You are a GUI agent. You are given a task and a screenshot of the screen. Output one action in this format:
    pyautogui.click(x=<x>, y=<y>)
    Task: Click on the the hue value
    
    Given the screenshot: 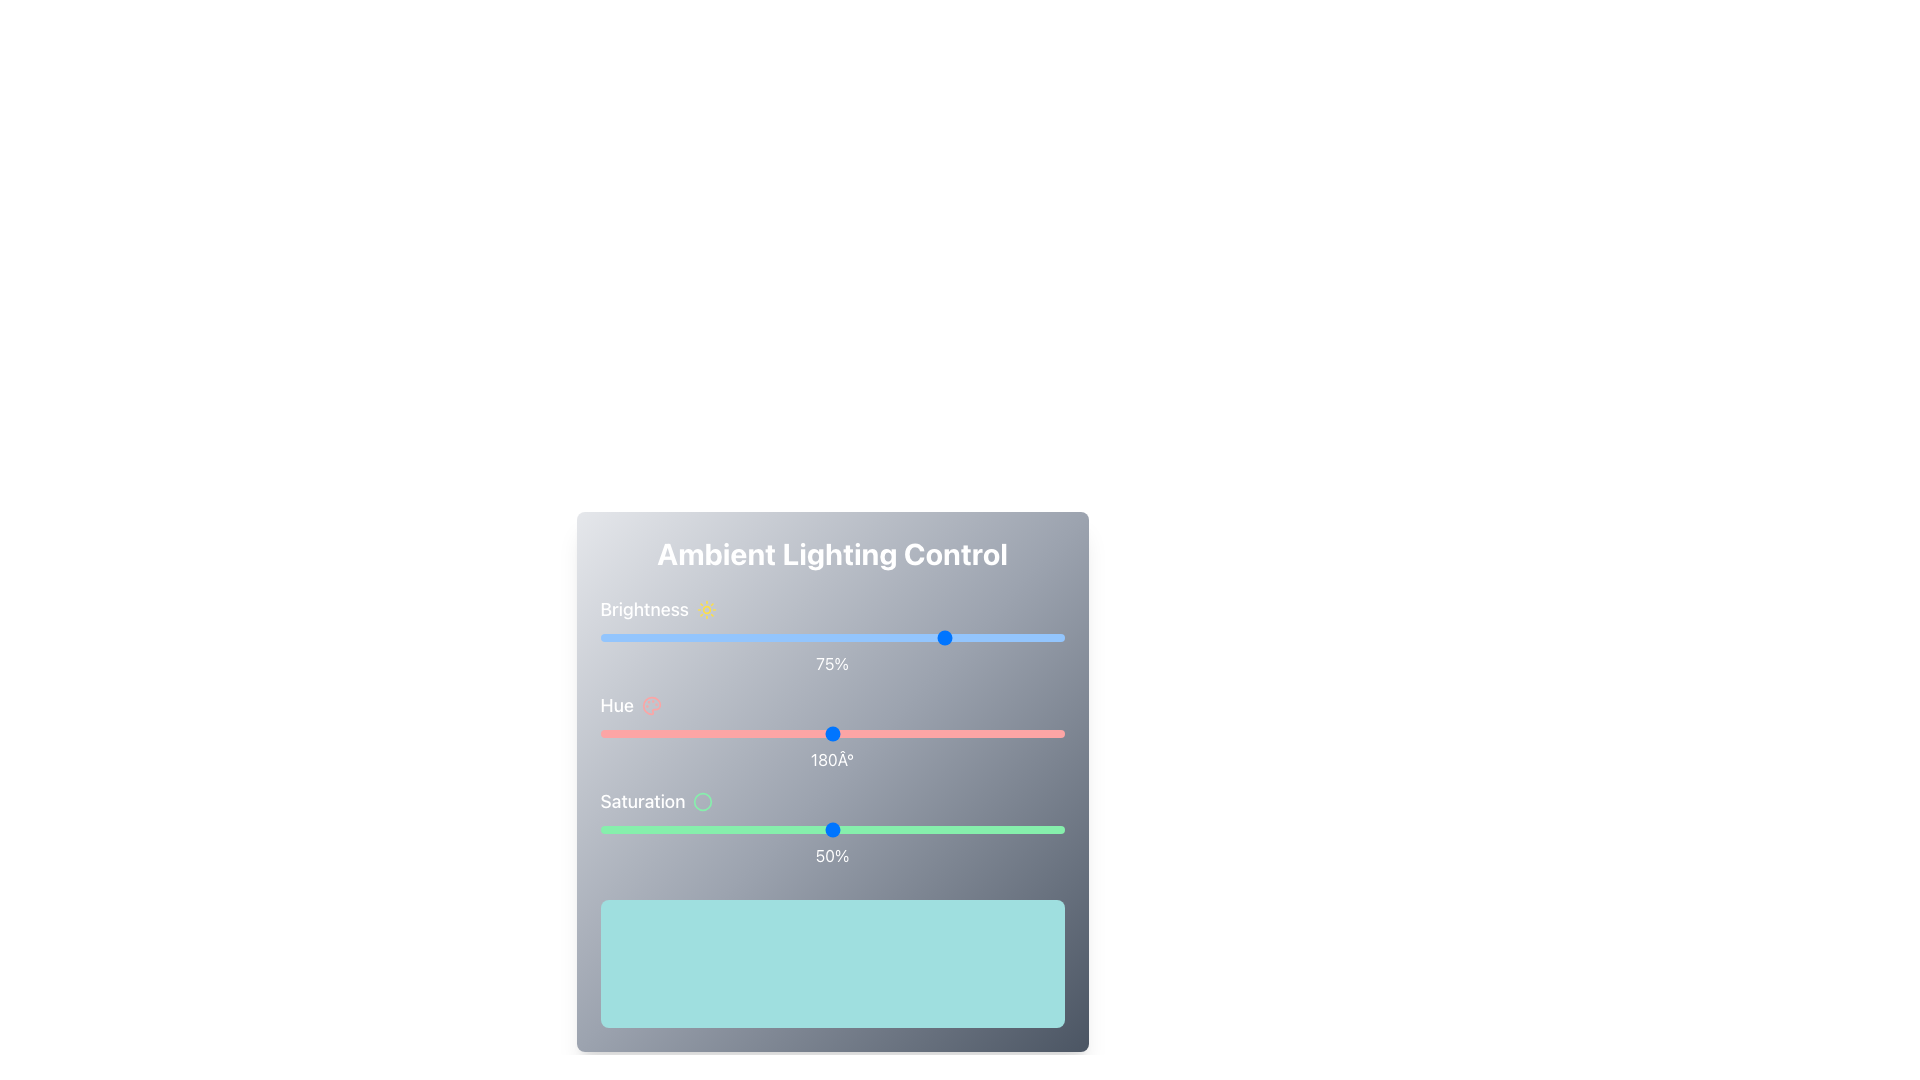 What is the action you would take?
    pyautogui.click(x=985, y=733)
    